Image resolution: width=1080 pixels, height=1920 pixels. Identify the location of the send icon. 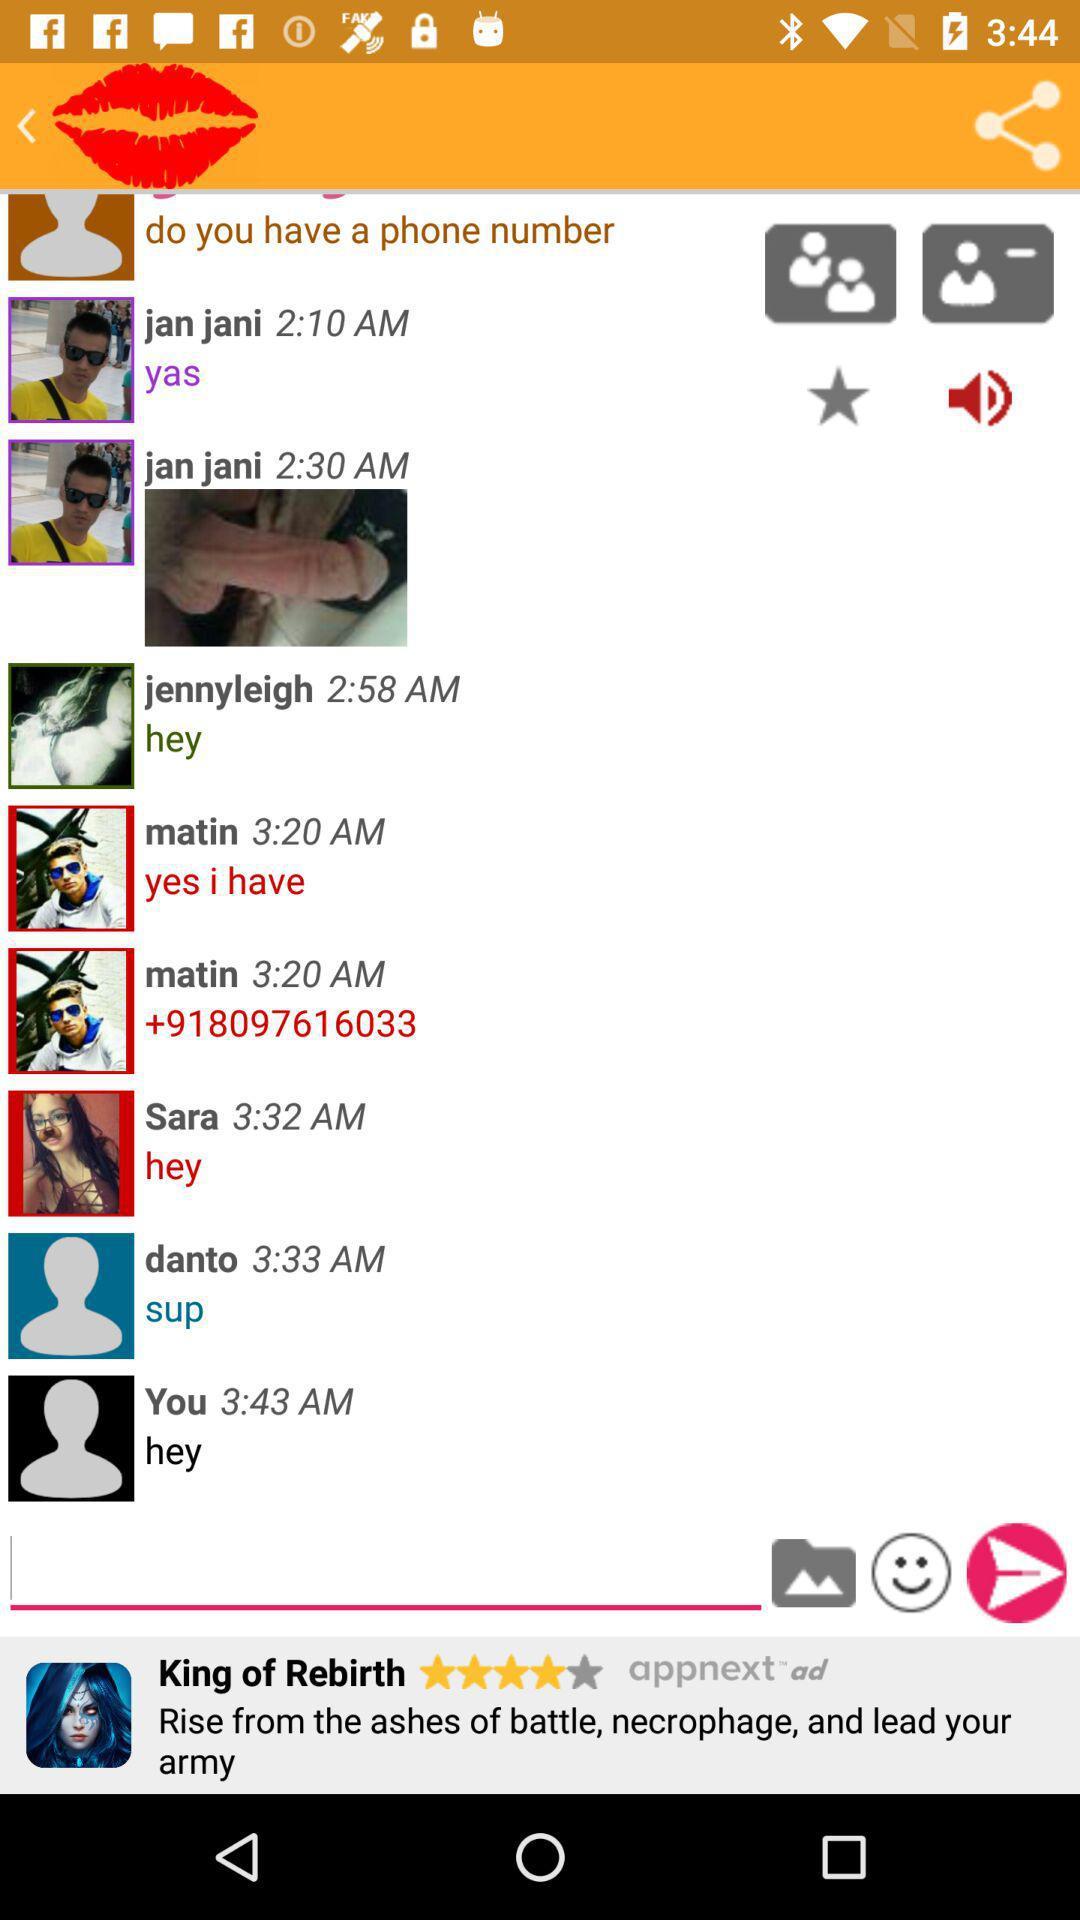
(1016, 1572).